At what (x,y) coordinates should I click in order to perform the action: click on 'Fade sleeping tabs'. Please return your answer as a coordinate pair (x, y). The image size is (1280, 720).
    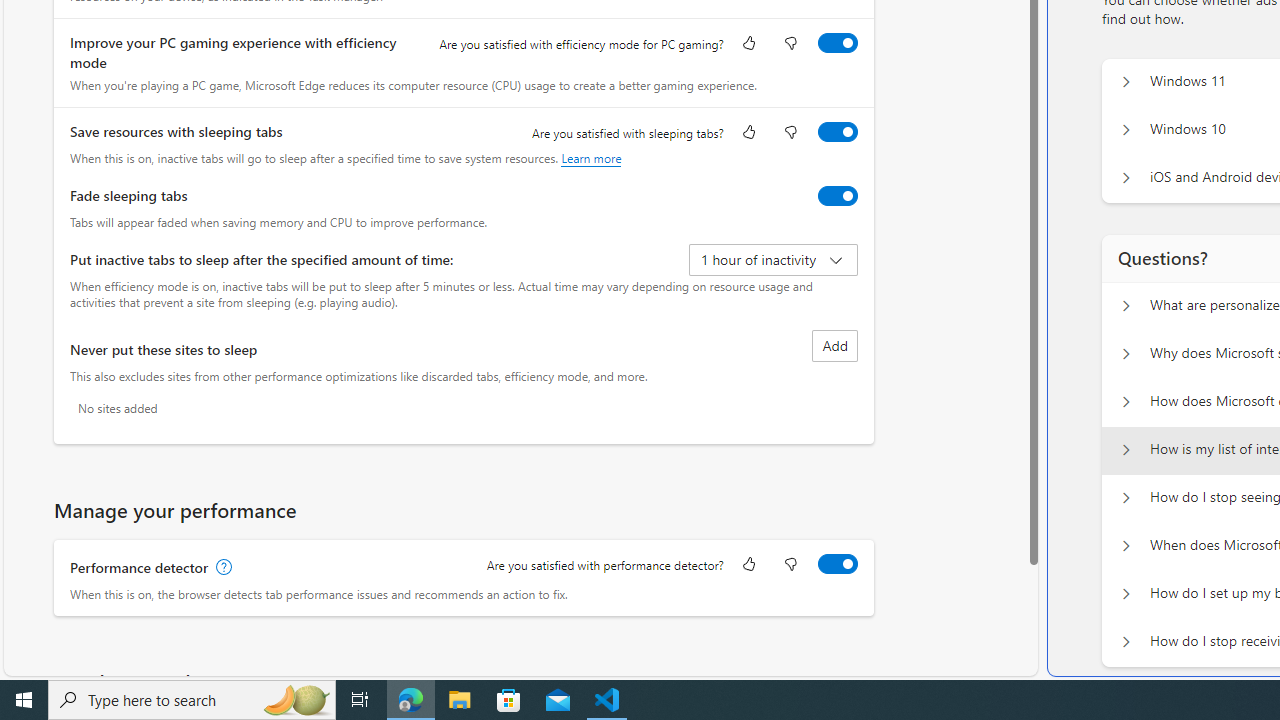
    Looking at the image, I should click on (837, 195).